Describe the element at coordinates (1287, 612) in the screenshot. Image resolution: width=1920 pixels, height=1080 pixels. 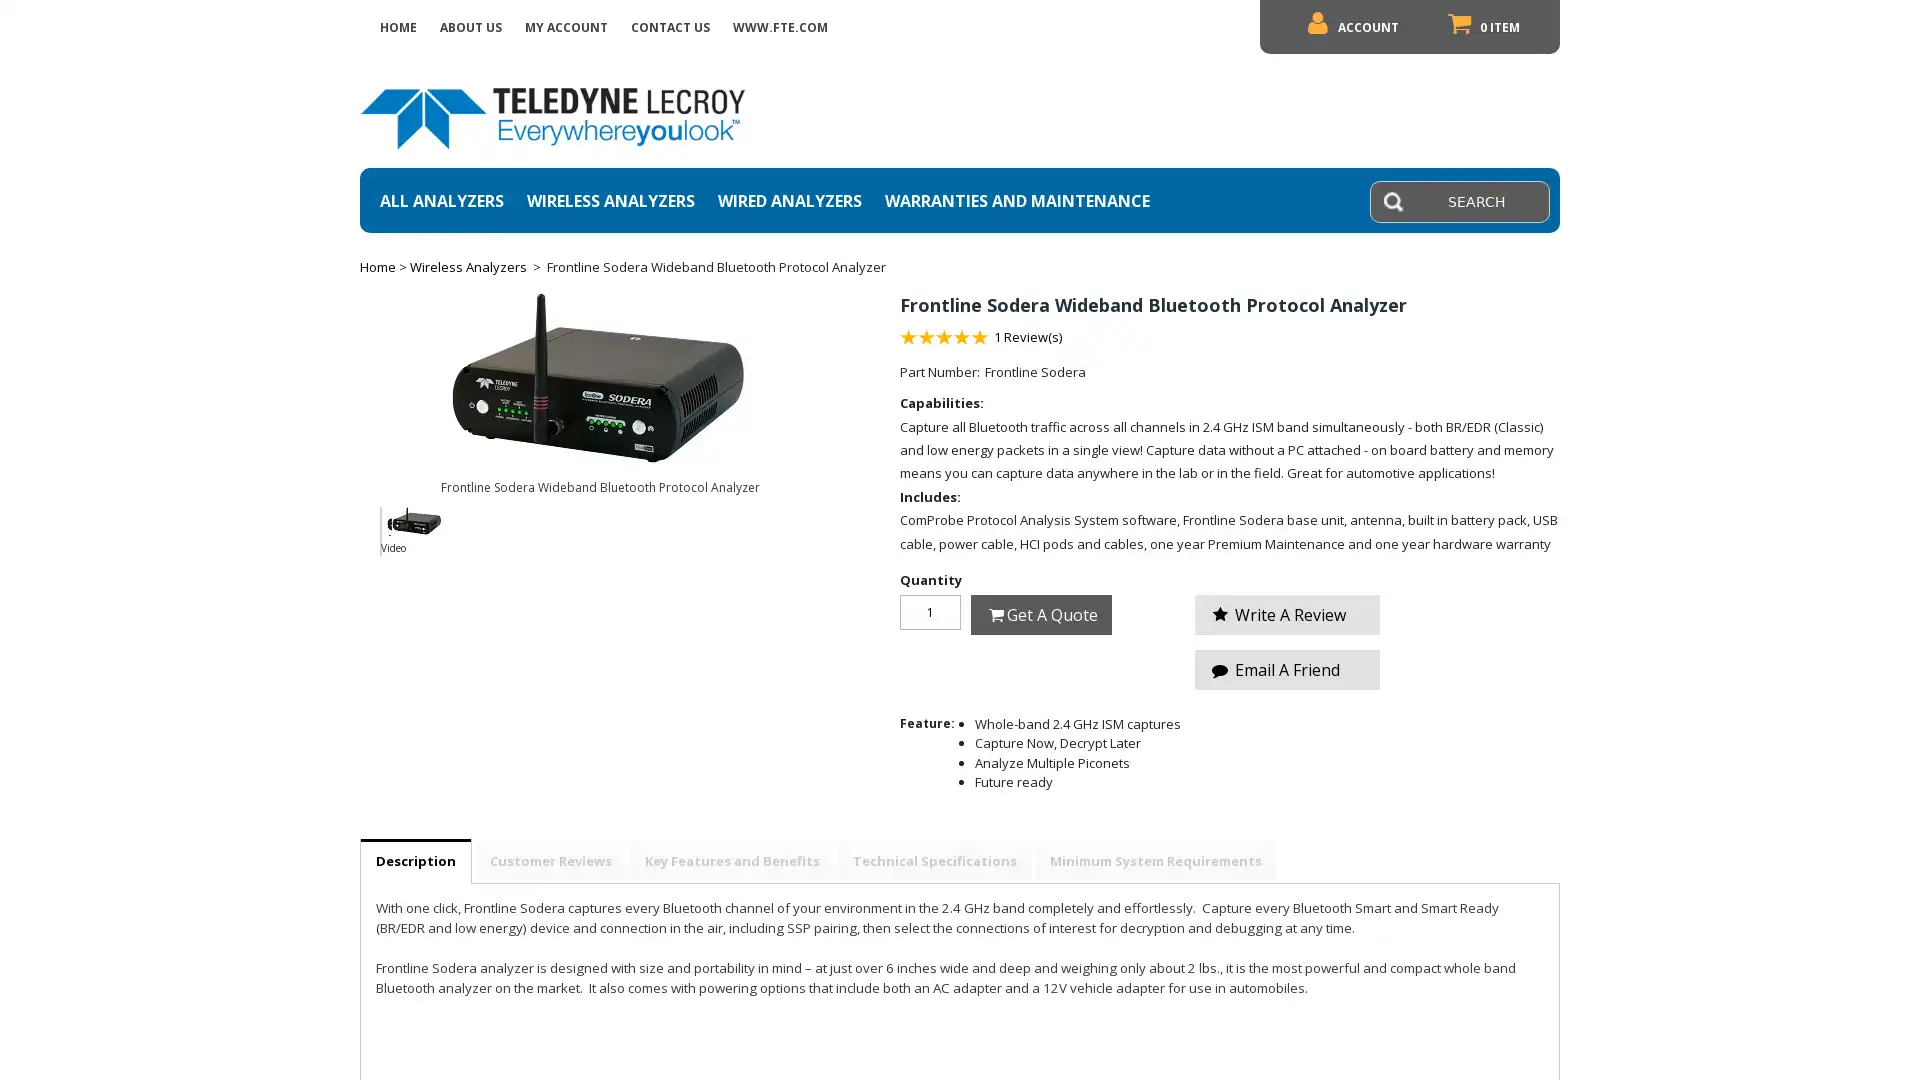
I see `Write A Review` at that location.